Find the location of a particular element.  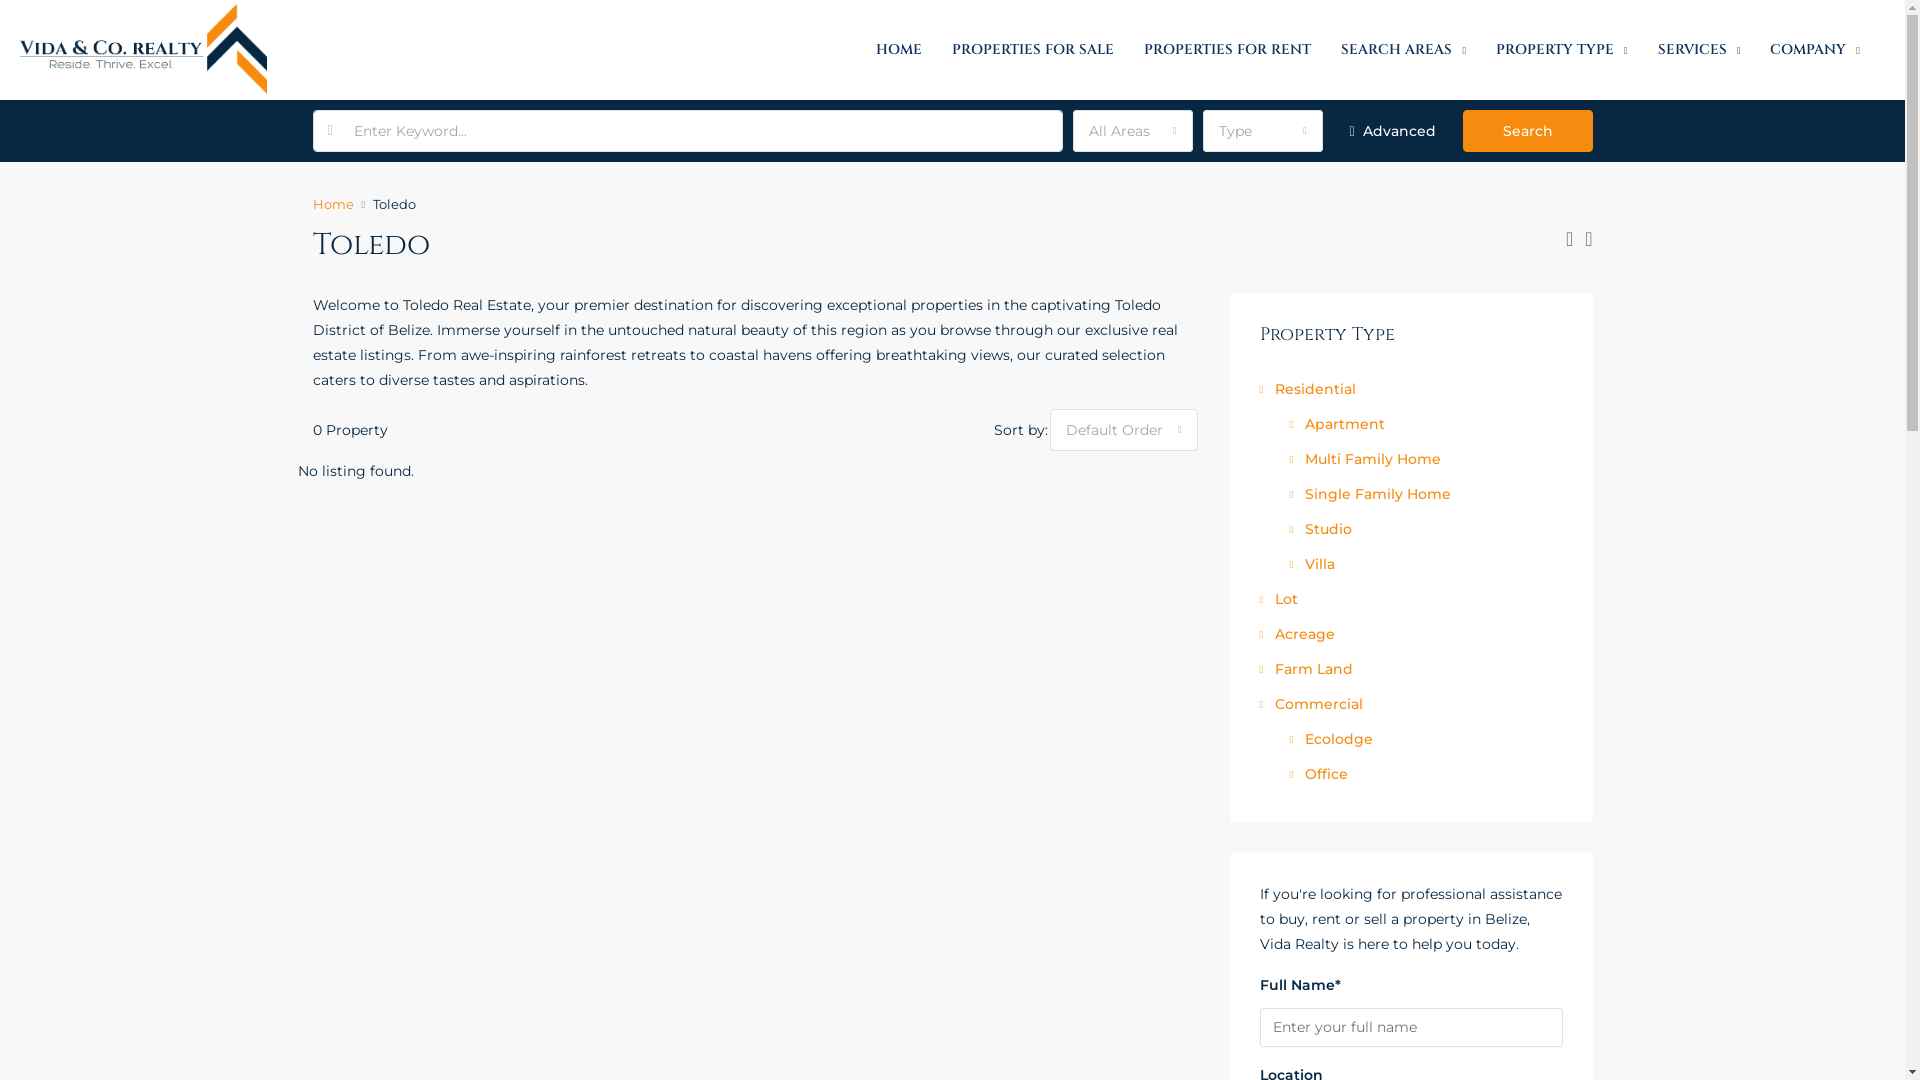

'Home' is located at coordinates (332, 204).